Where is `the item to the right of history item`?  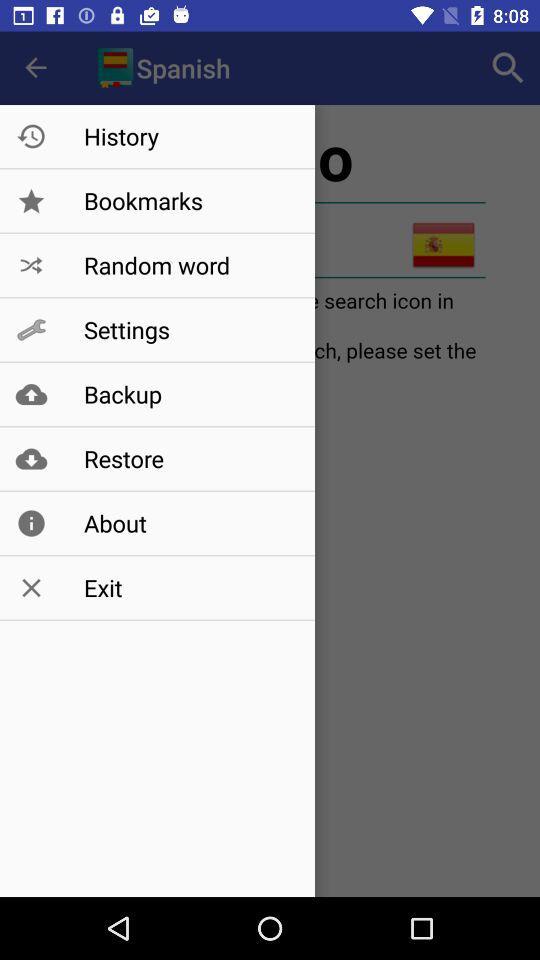 the item to the right of history item is located at coordinates (508, 68).